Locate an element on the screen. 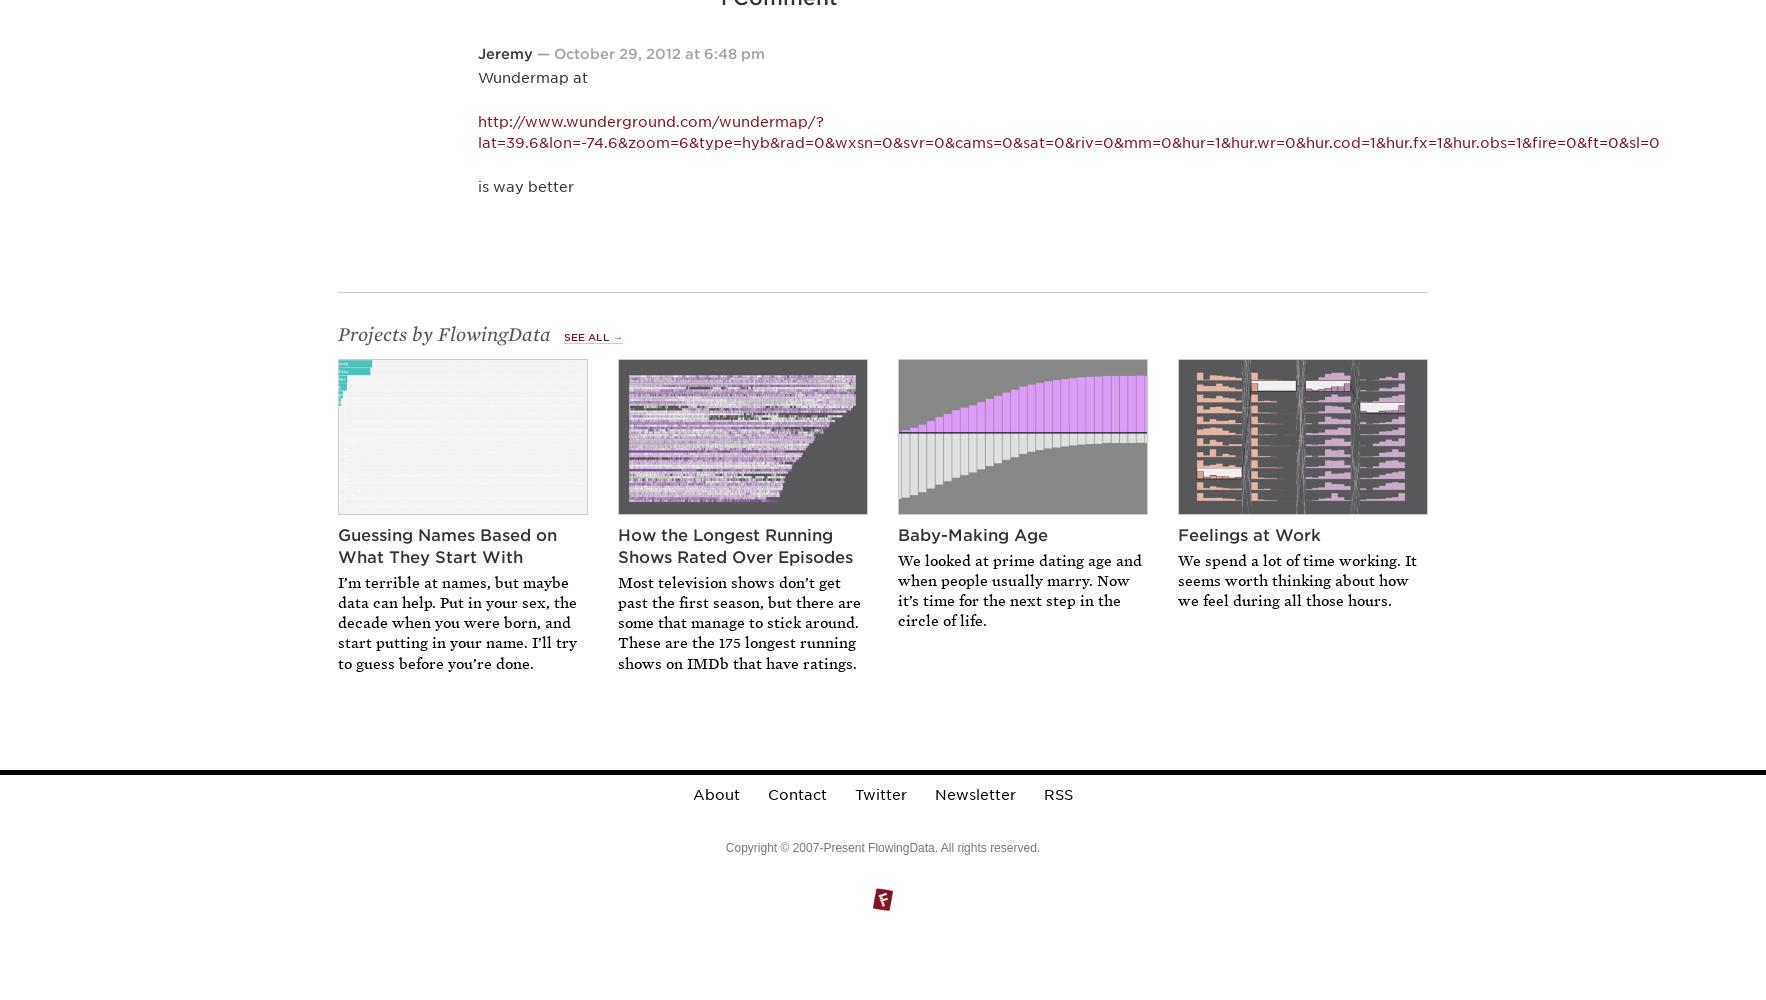  'Guessing Names Based on What They Start With' is located at coordinates (447, 546).